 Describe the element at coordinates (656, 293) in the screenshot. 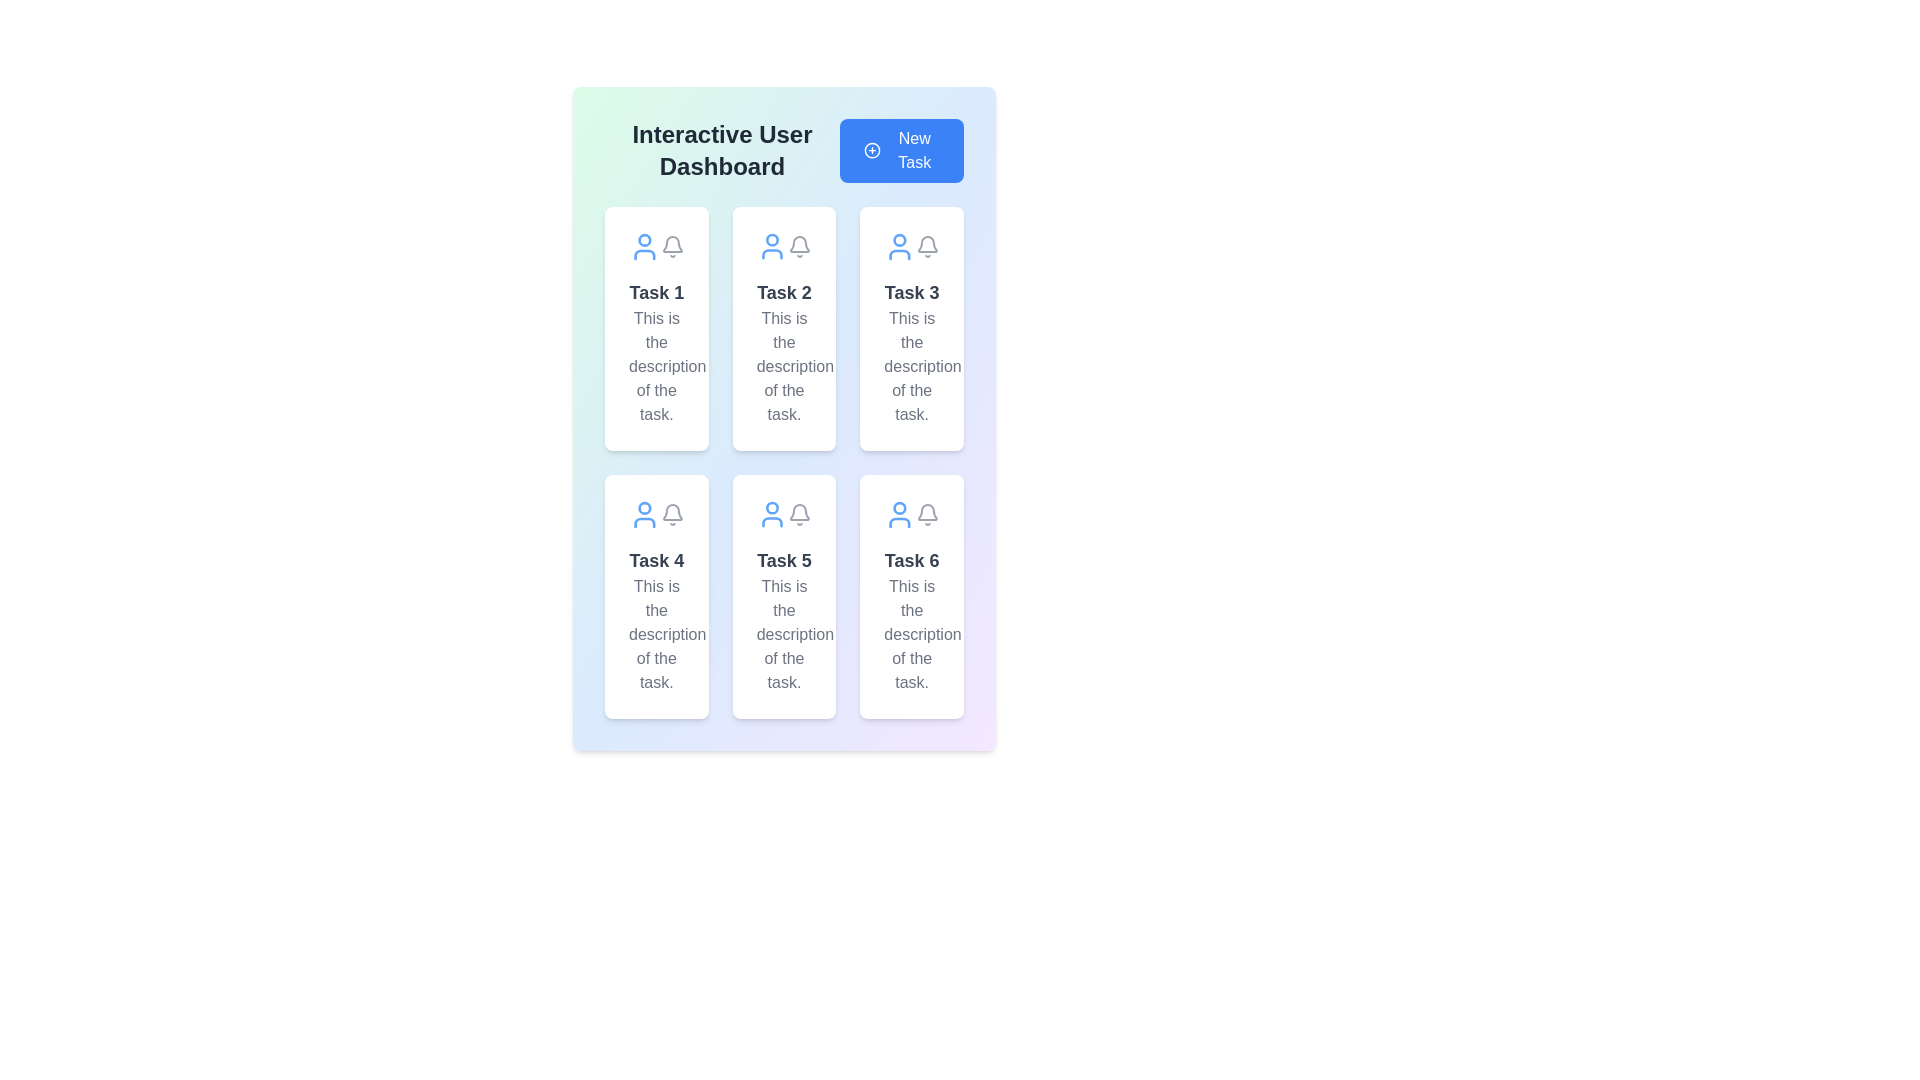

I see `the 'Task 1' label, which is displayed in gray with a bold font style, from its position in the top-left card of the task grid` at that location.